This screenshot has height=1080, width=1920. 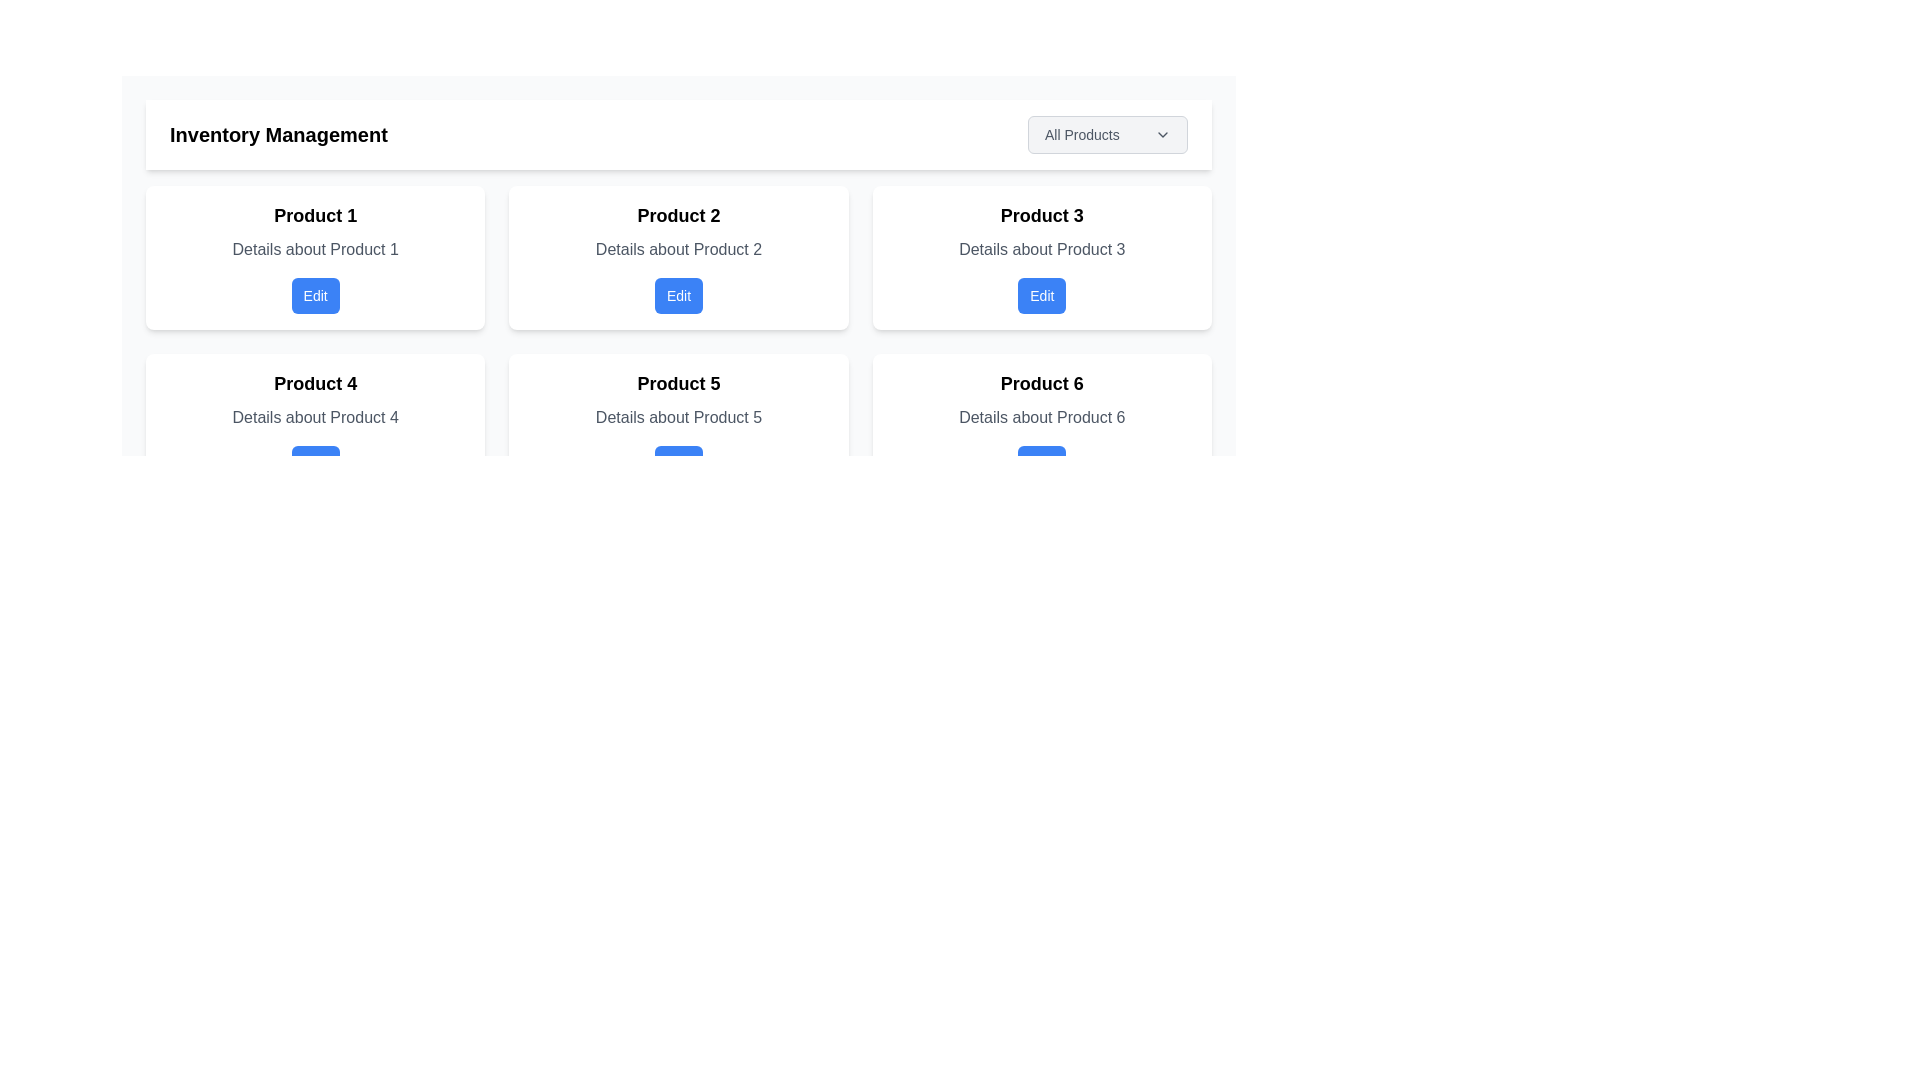 What do you see at coordinates (314, 296) in the screenshot?
I see `the button within the card labeled 'Product 1'` at bounding box center [314, 296].